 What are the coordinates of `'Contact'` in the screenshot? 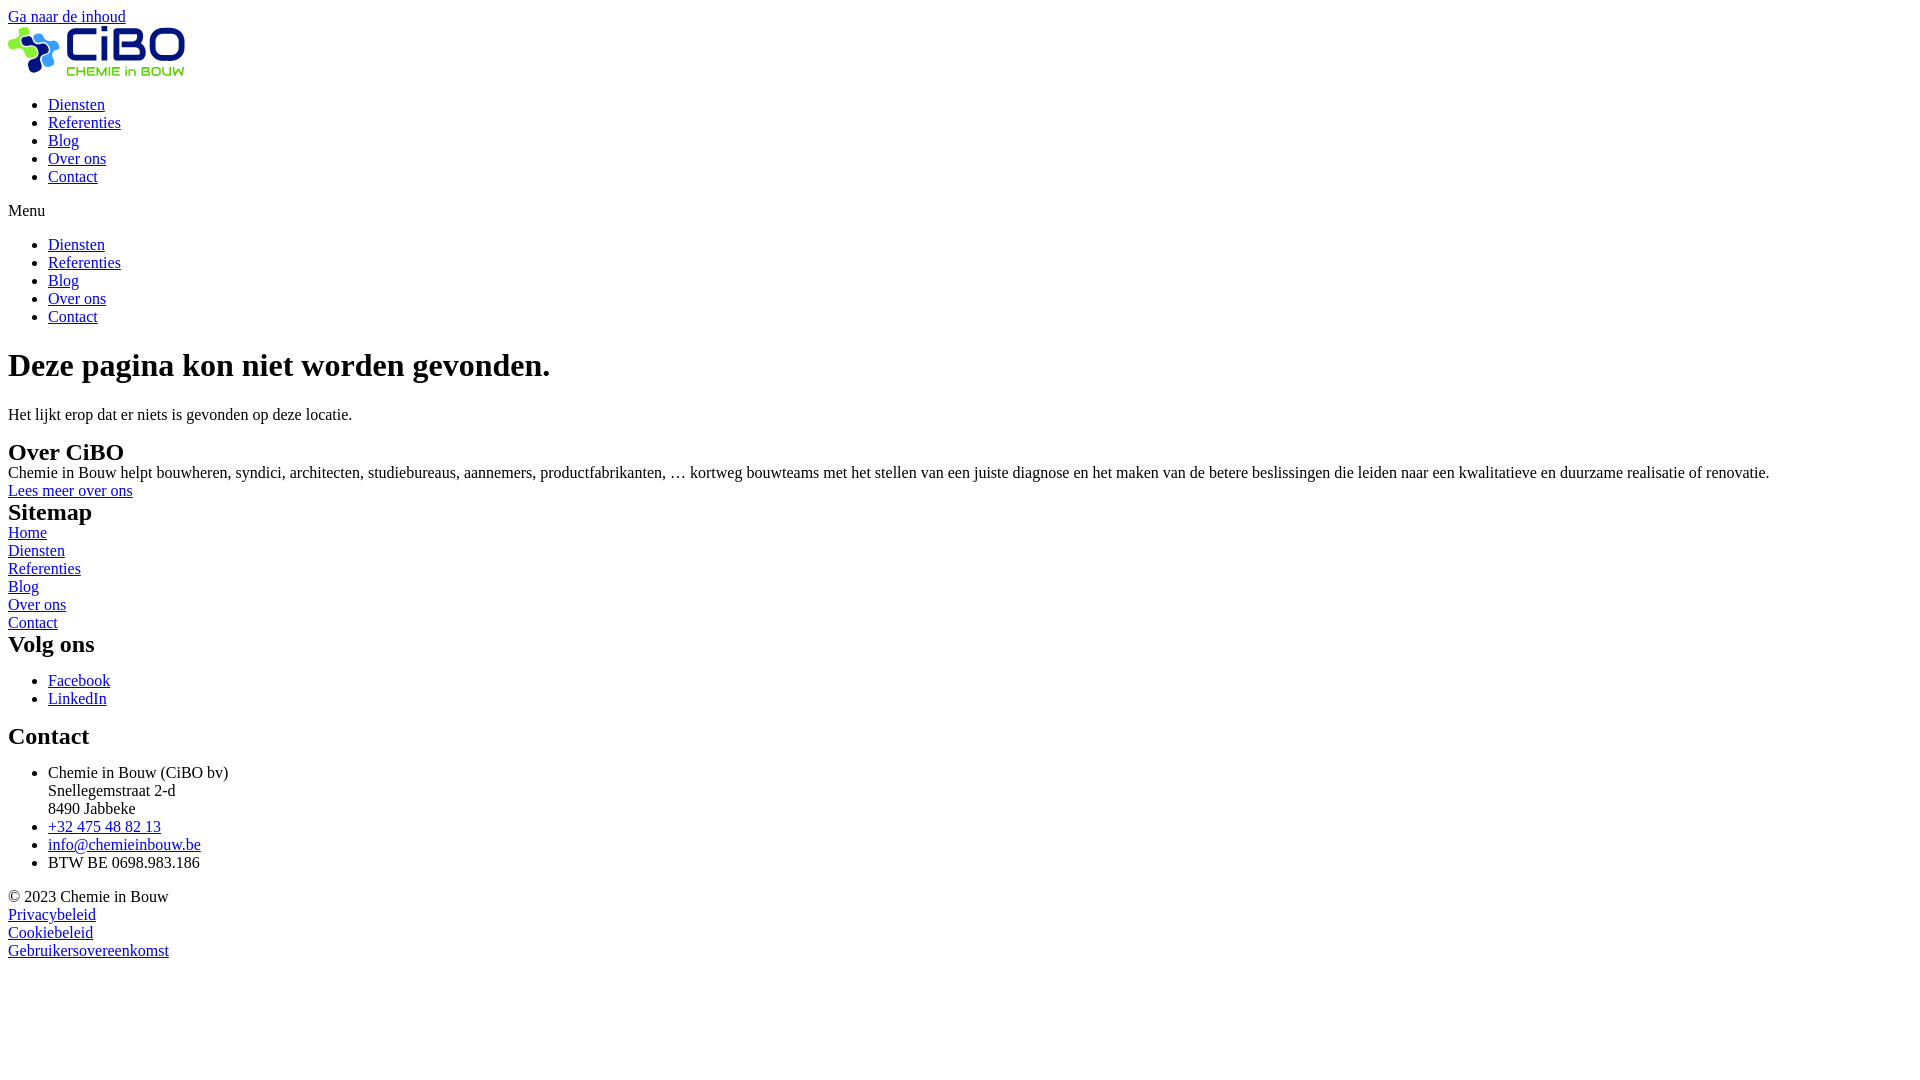 It's located at (33, 621).